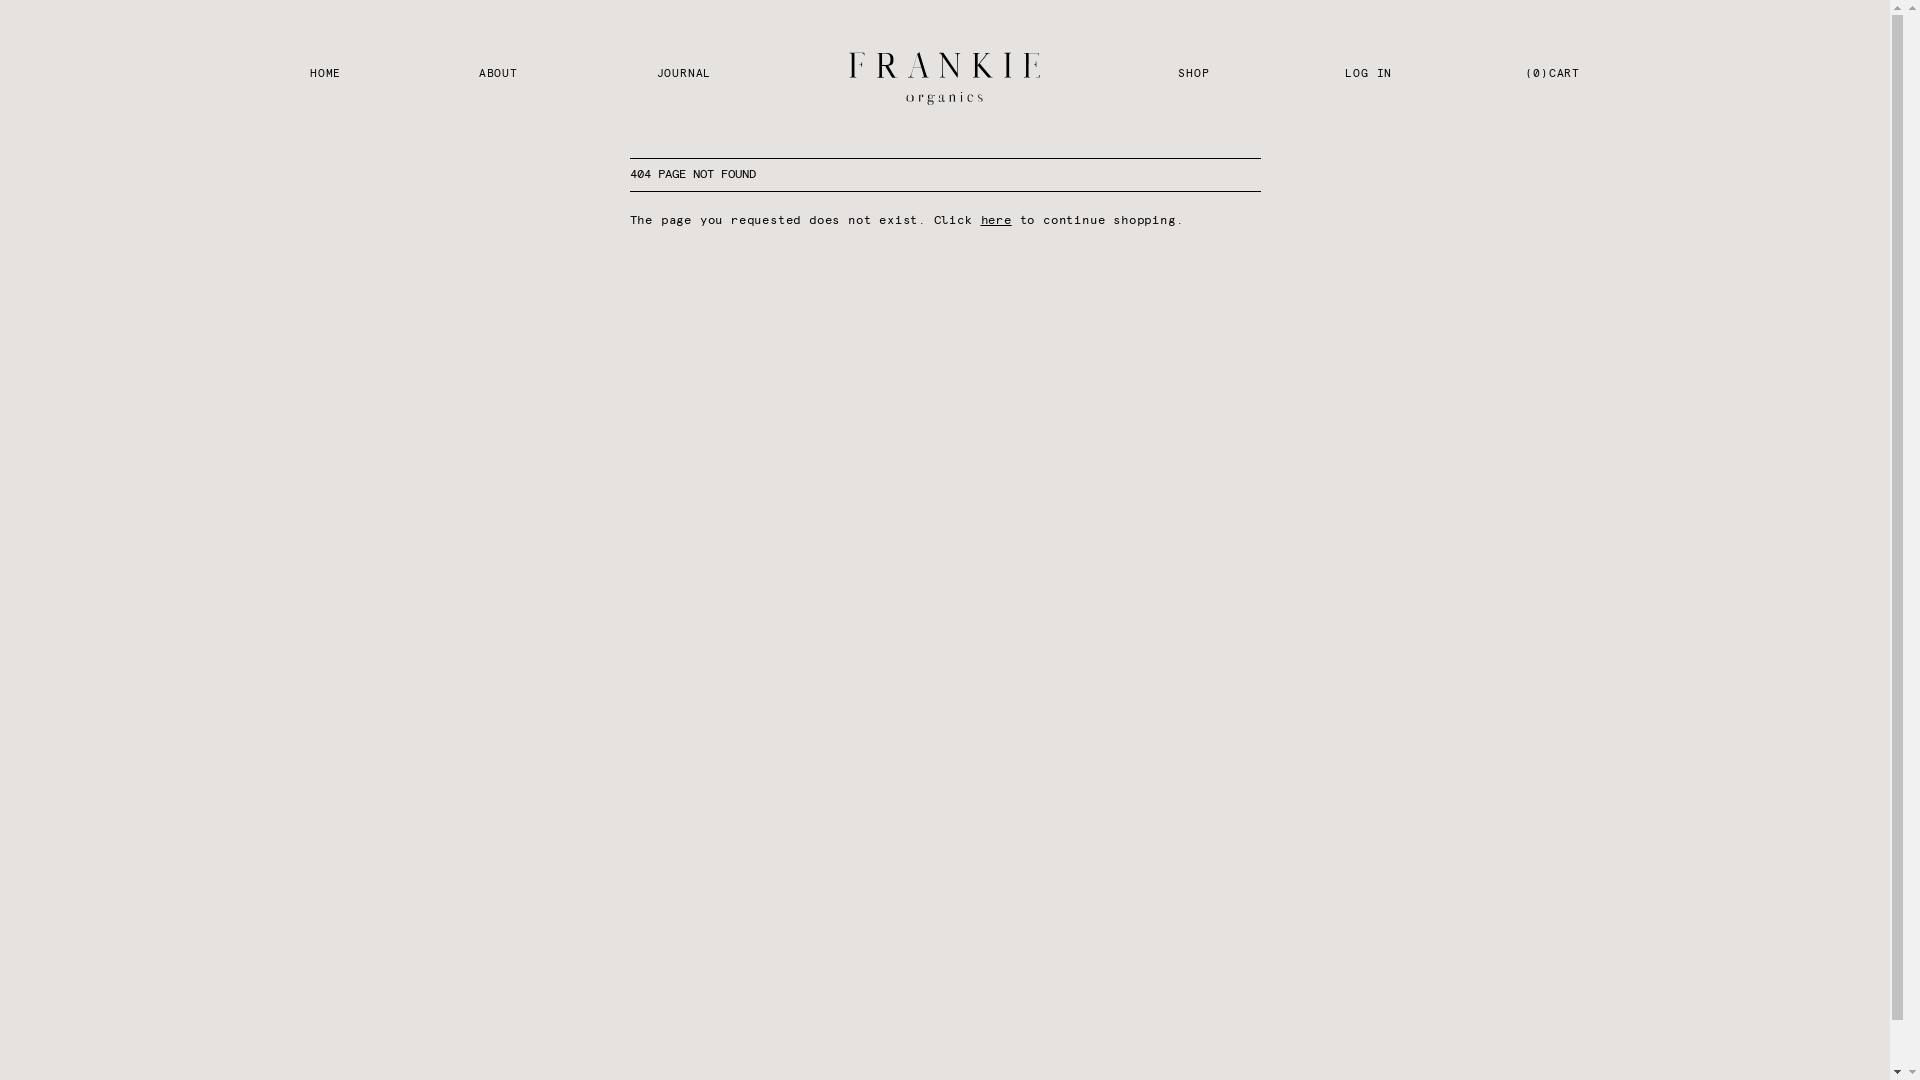  I want to click on '(0)CART', so click(1551, 77).